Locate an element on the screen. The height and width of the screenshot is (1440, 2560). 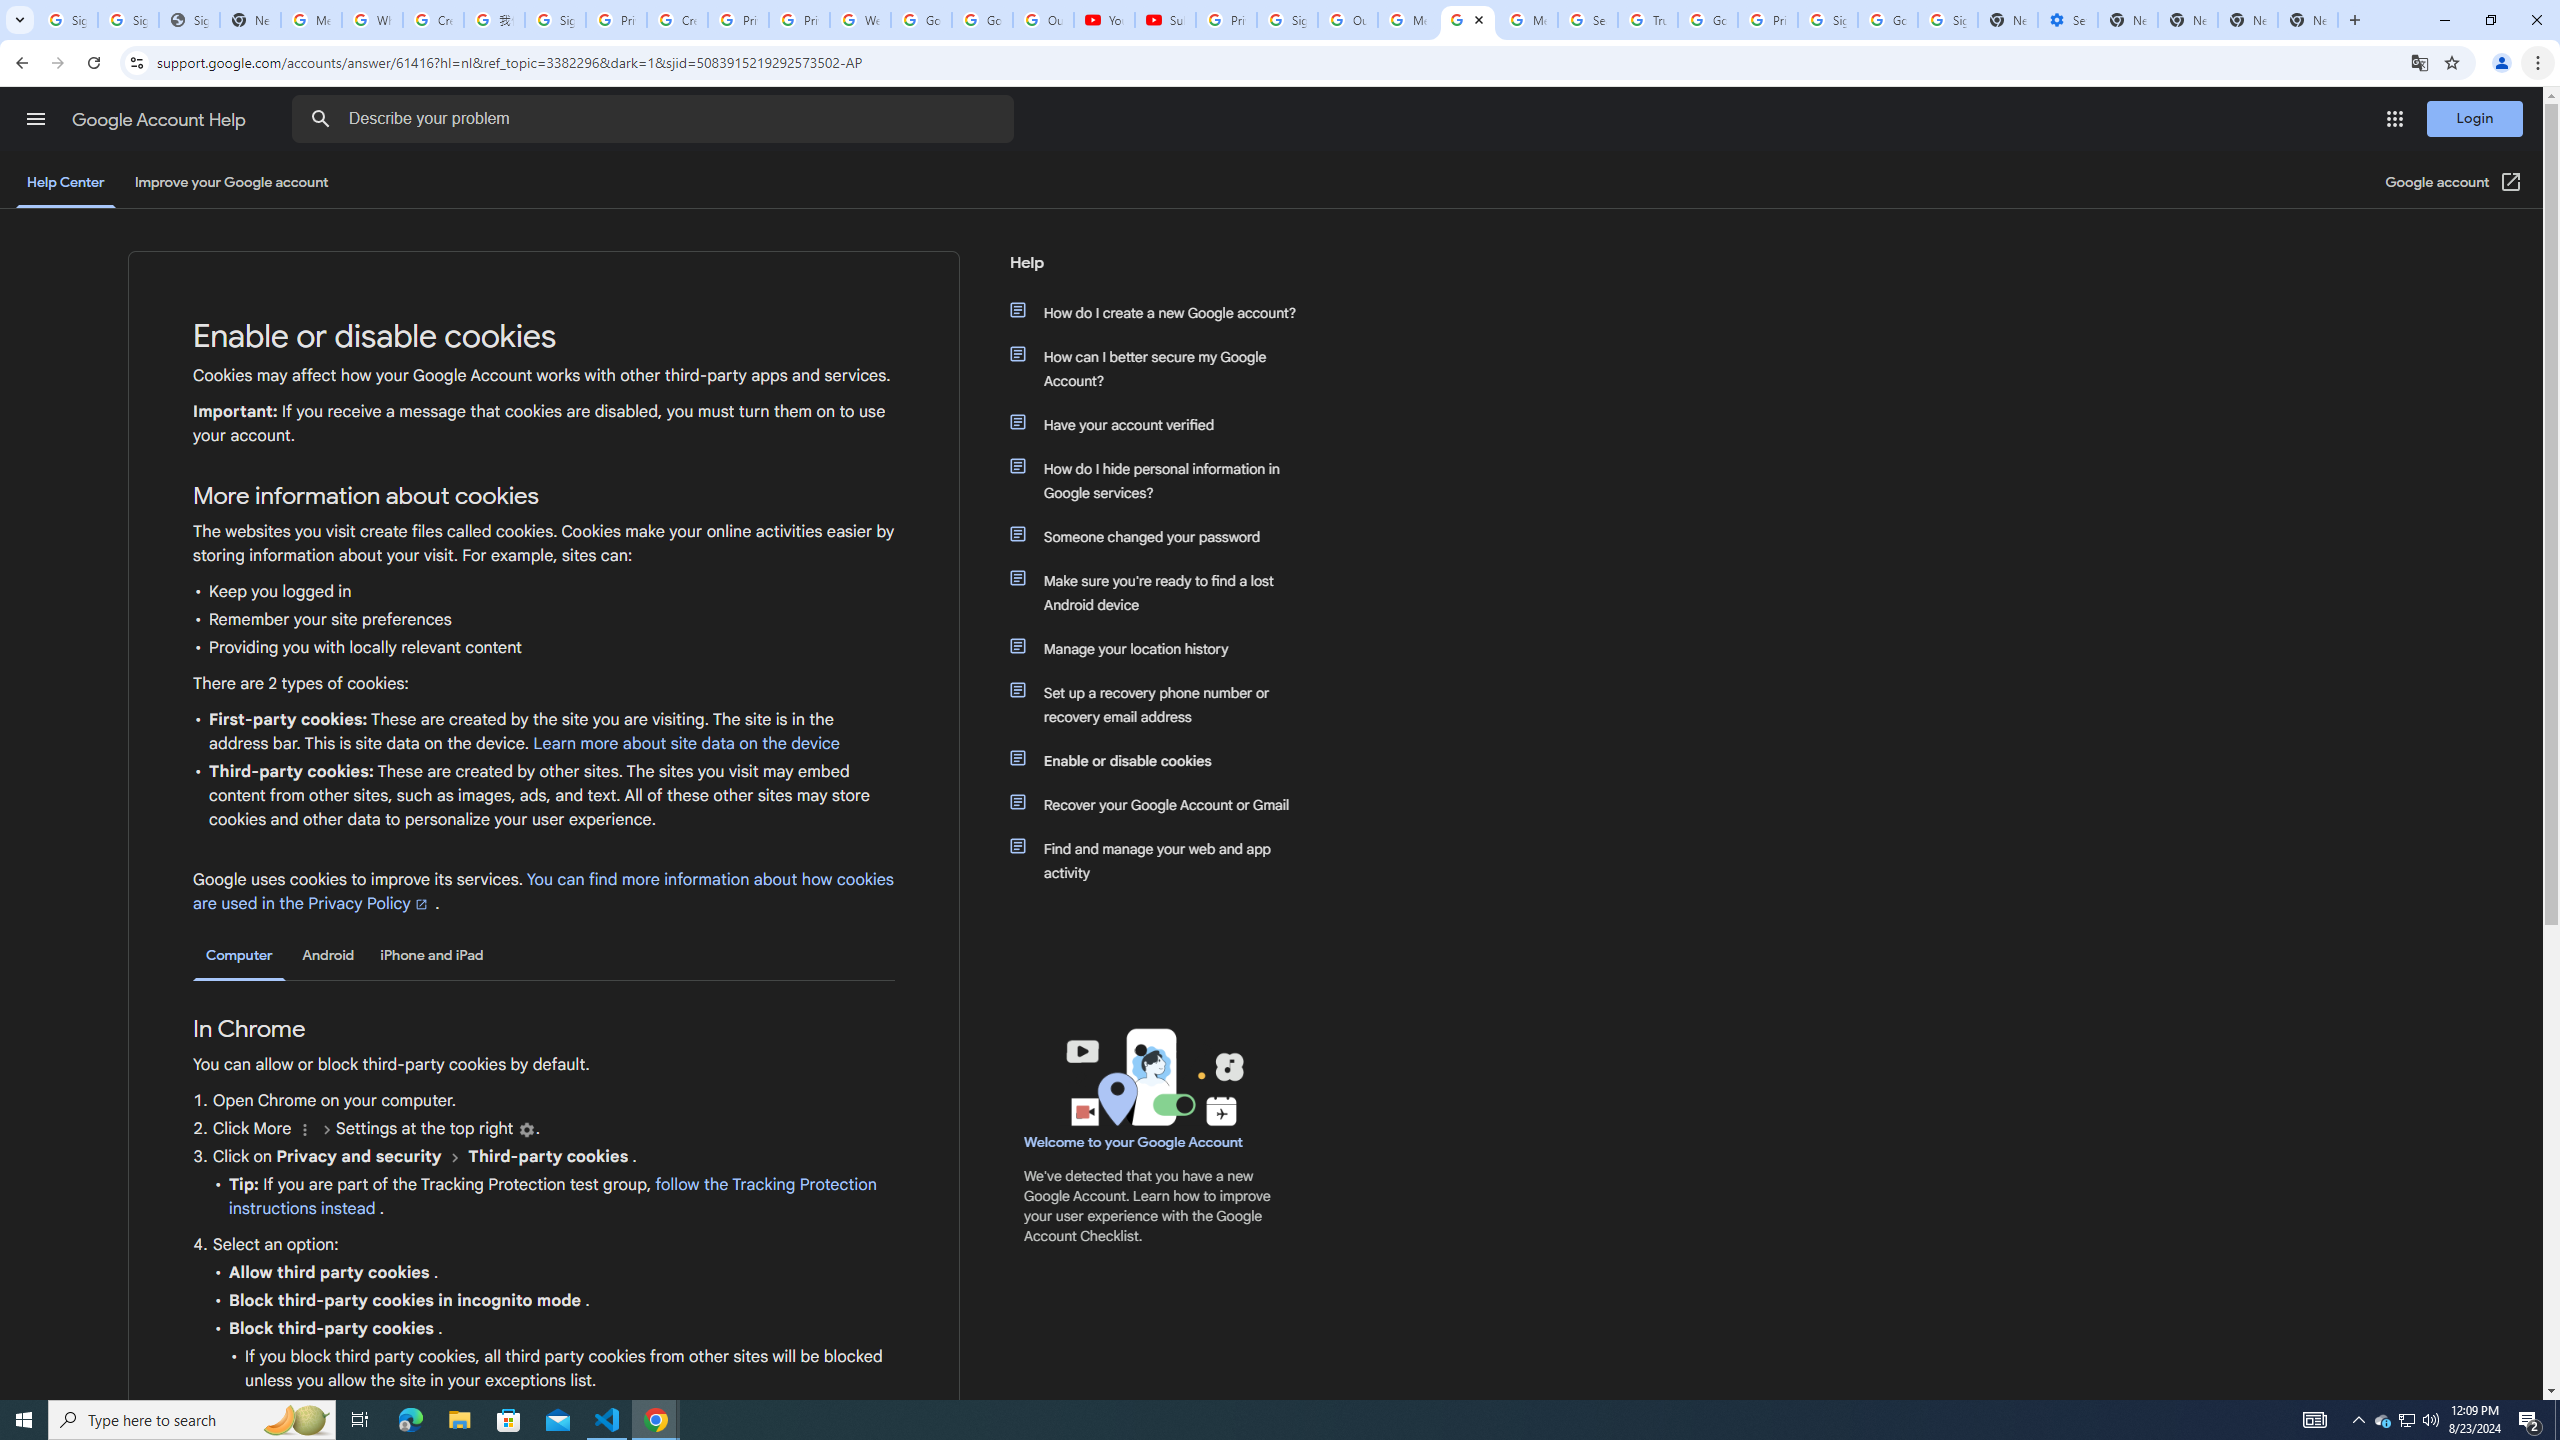
'Welcome to My Activity' is located at coordinates (860, 19).